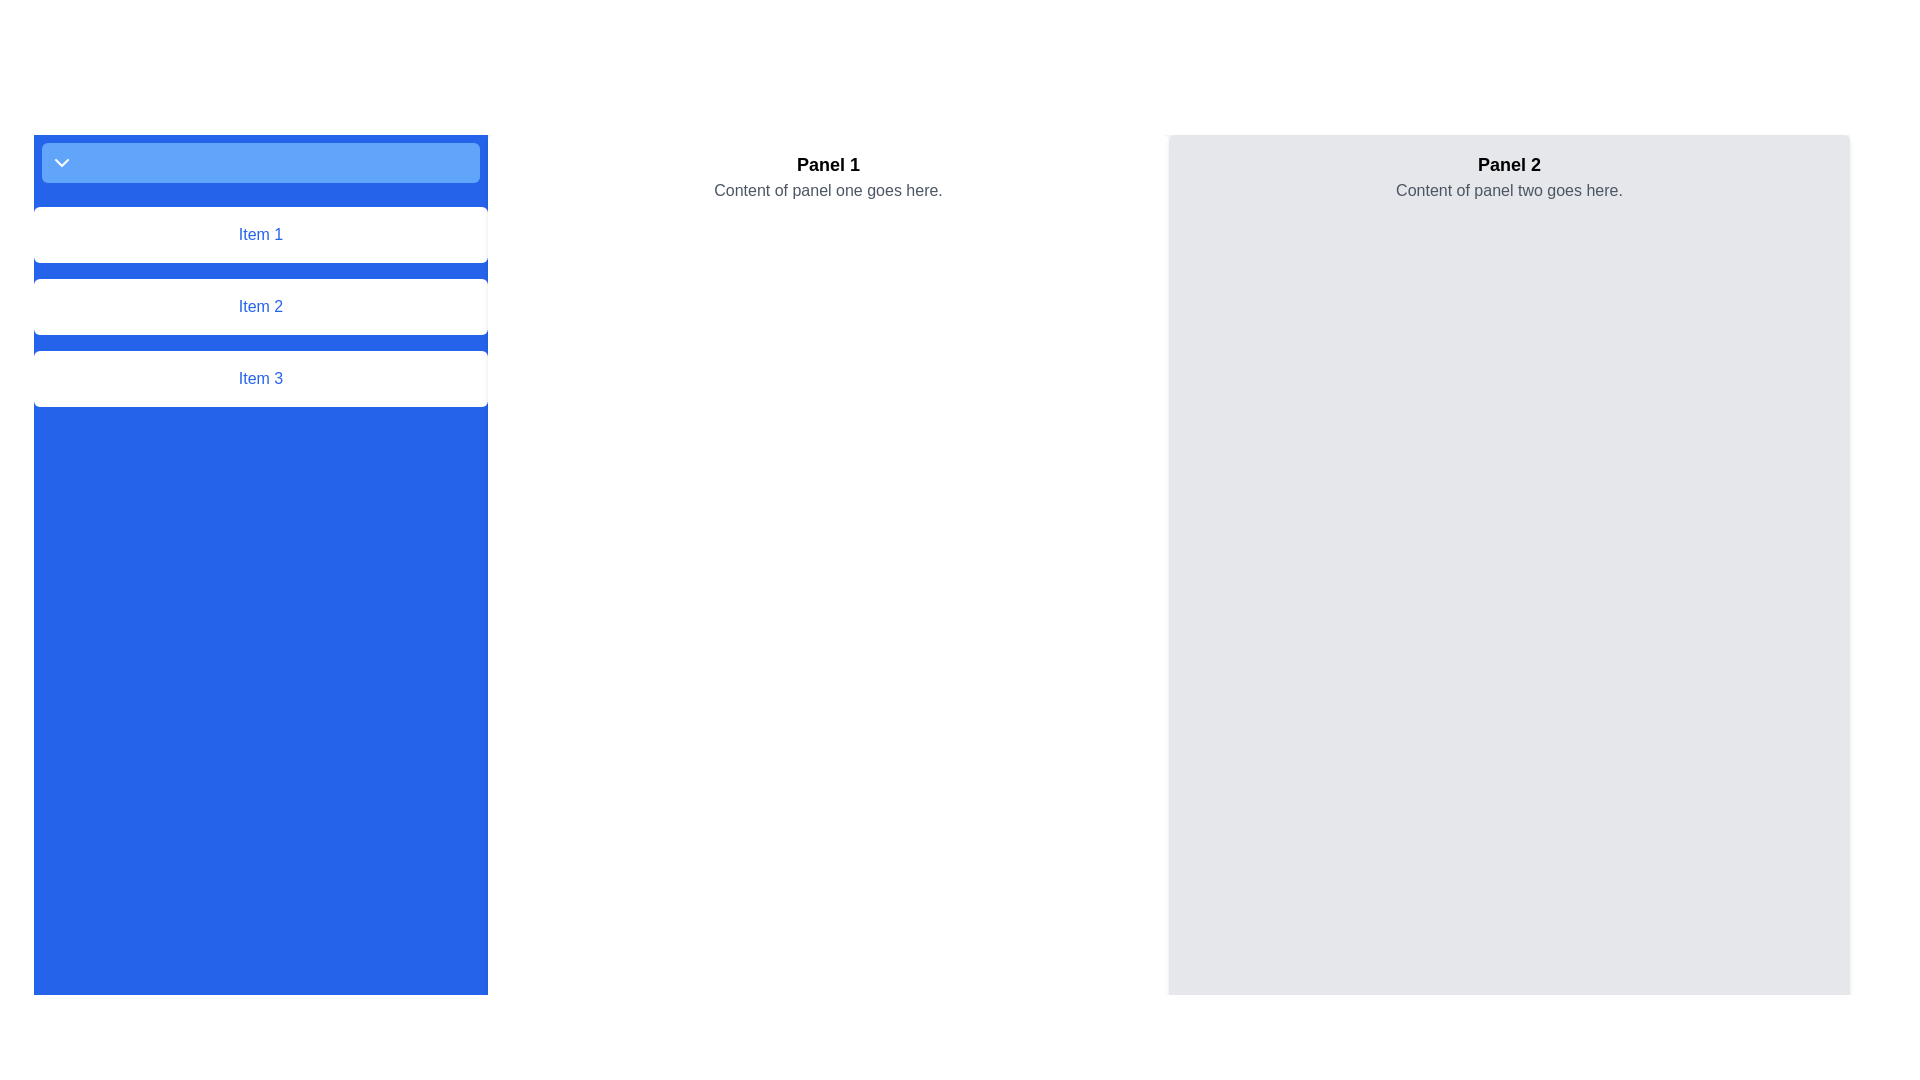 This screenshot has width=1920, height=1080. Describe the element at coordinates (259, 307) in the screenshot. I see `the second item labeled 'Item 2' in the vertical stack of items` at that location.